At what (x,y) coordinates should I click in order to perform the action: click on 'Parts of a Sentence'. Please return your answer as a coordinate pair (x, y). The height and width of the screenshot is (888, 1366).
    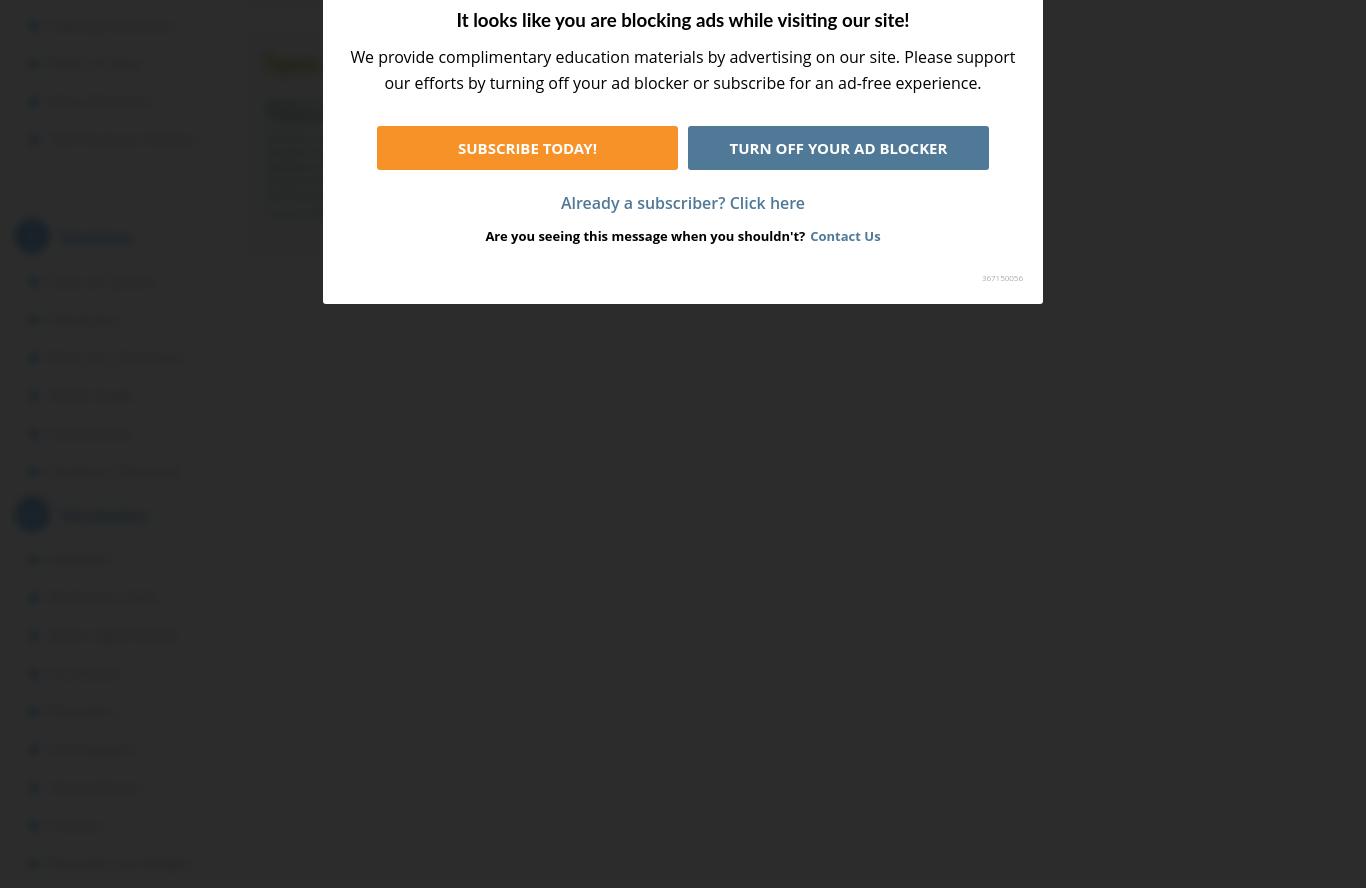
    Looking at the image, I should click on (114, 358).